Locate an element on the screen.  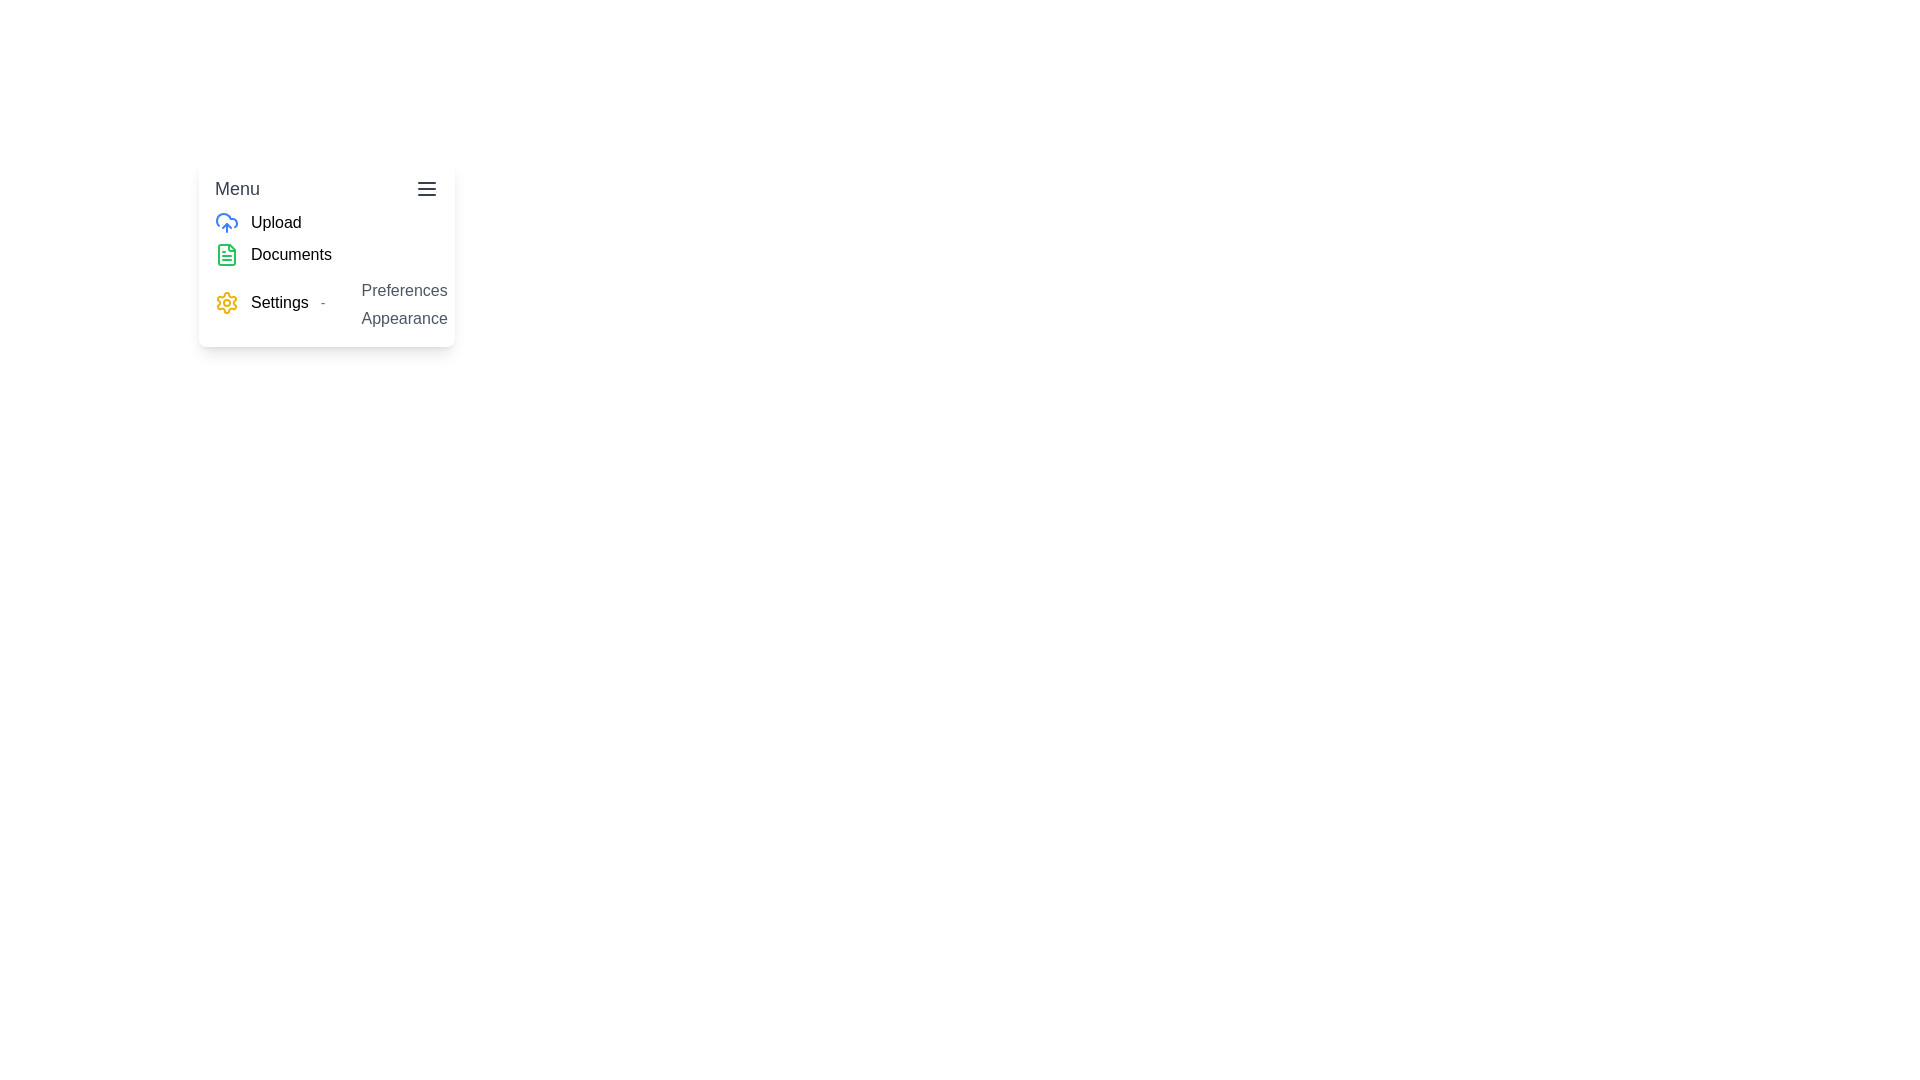
the gear-shaped icon located in the settings menu, which is positioned to the left of the 'Preferences' and 'Appearance' options is located at coordinates (226, 303).